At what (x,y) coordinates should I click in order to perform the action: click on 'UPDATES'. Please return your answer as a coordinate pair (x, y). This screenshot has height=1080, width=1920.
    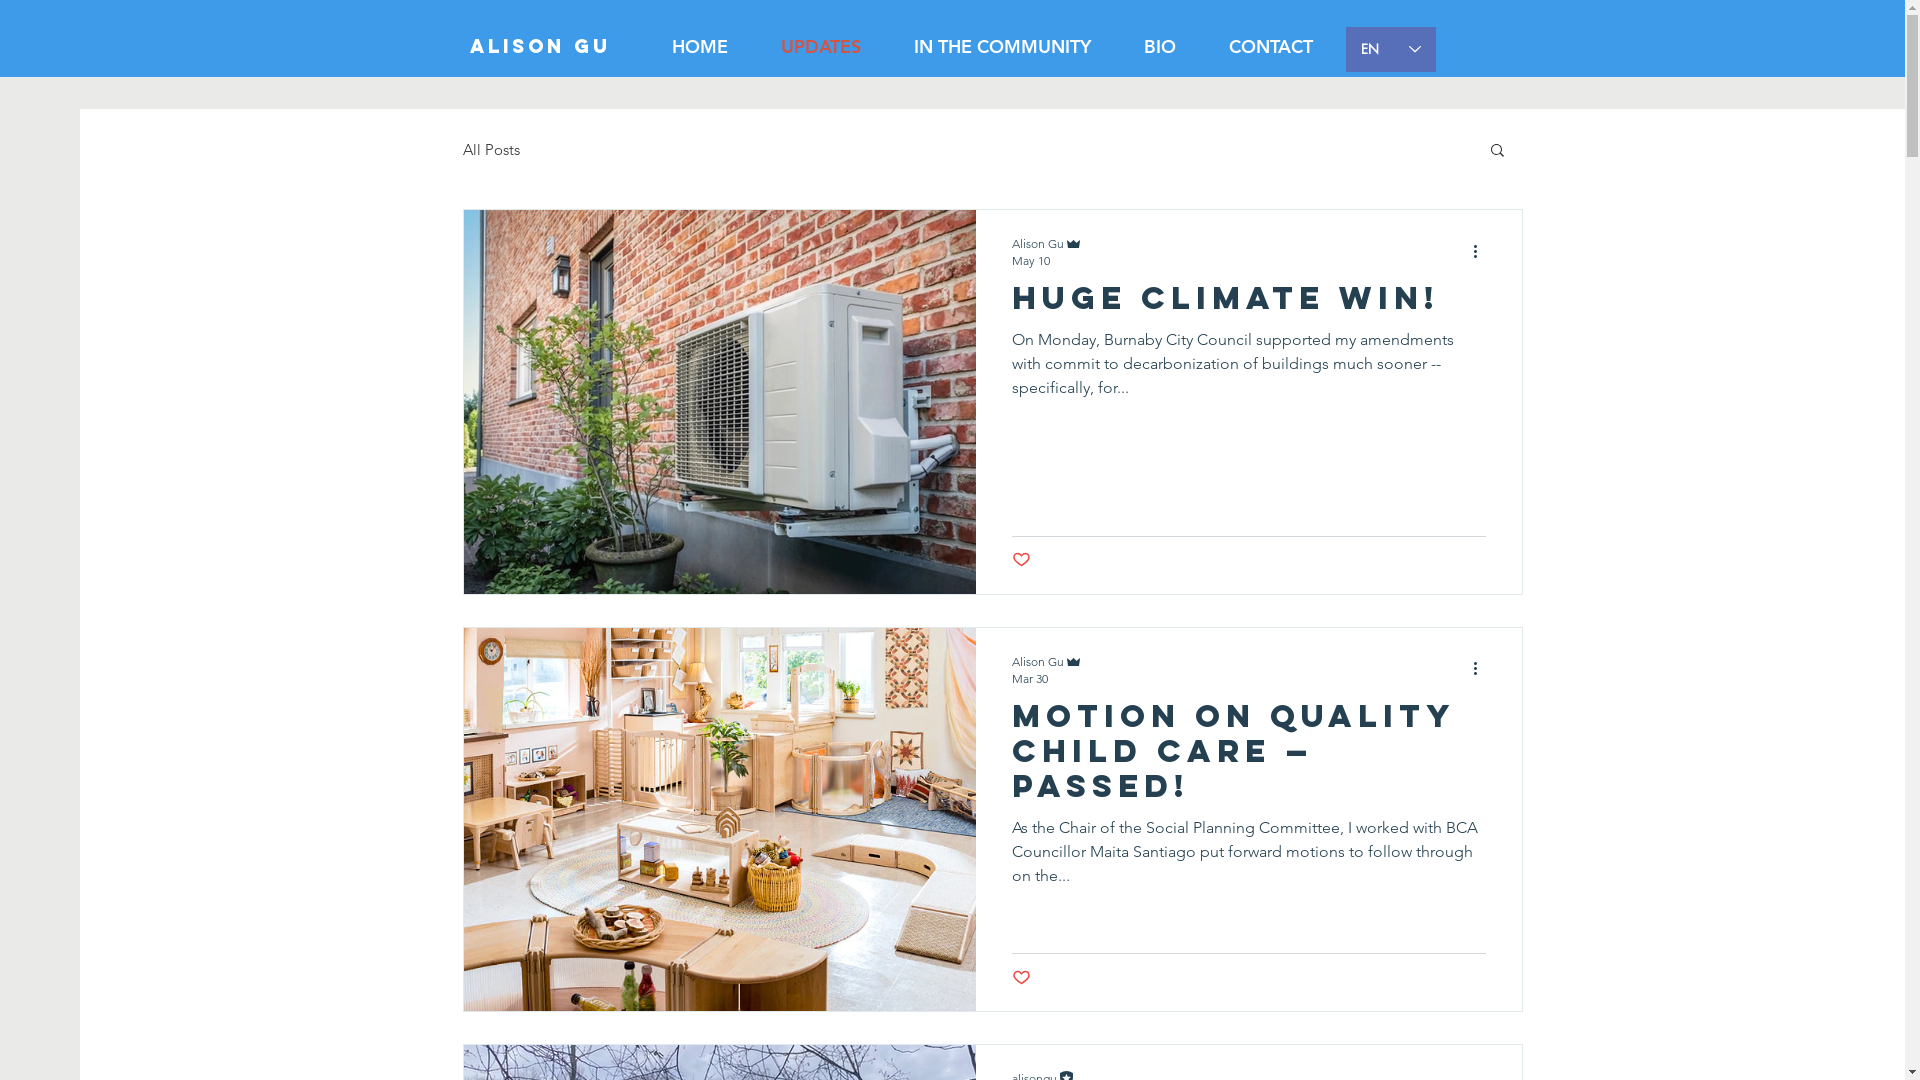
    Looking at the image, I should click on (820, 45).